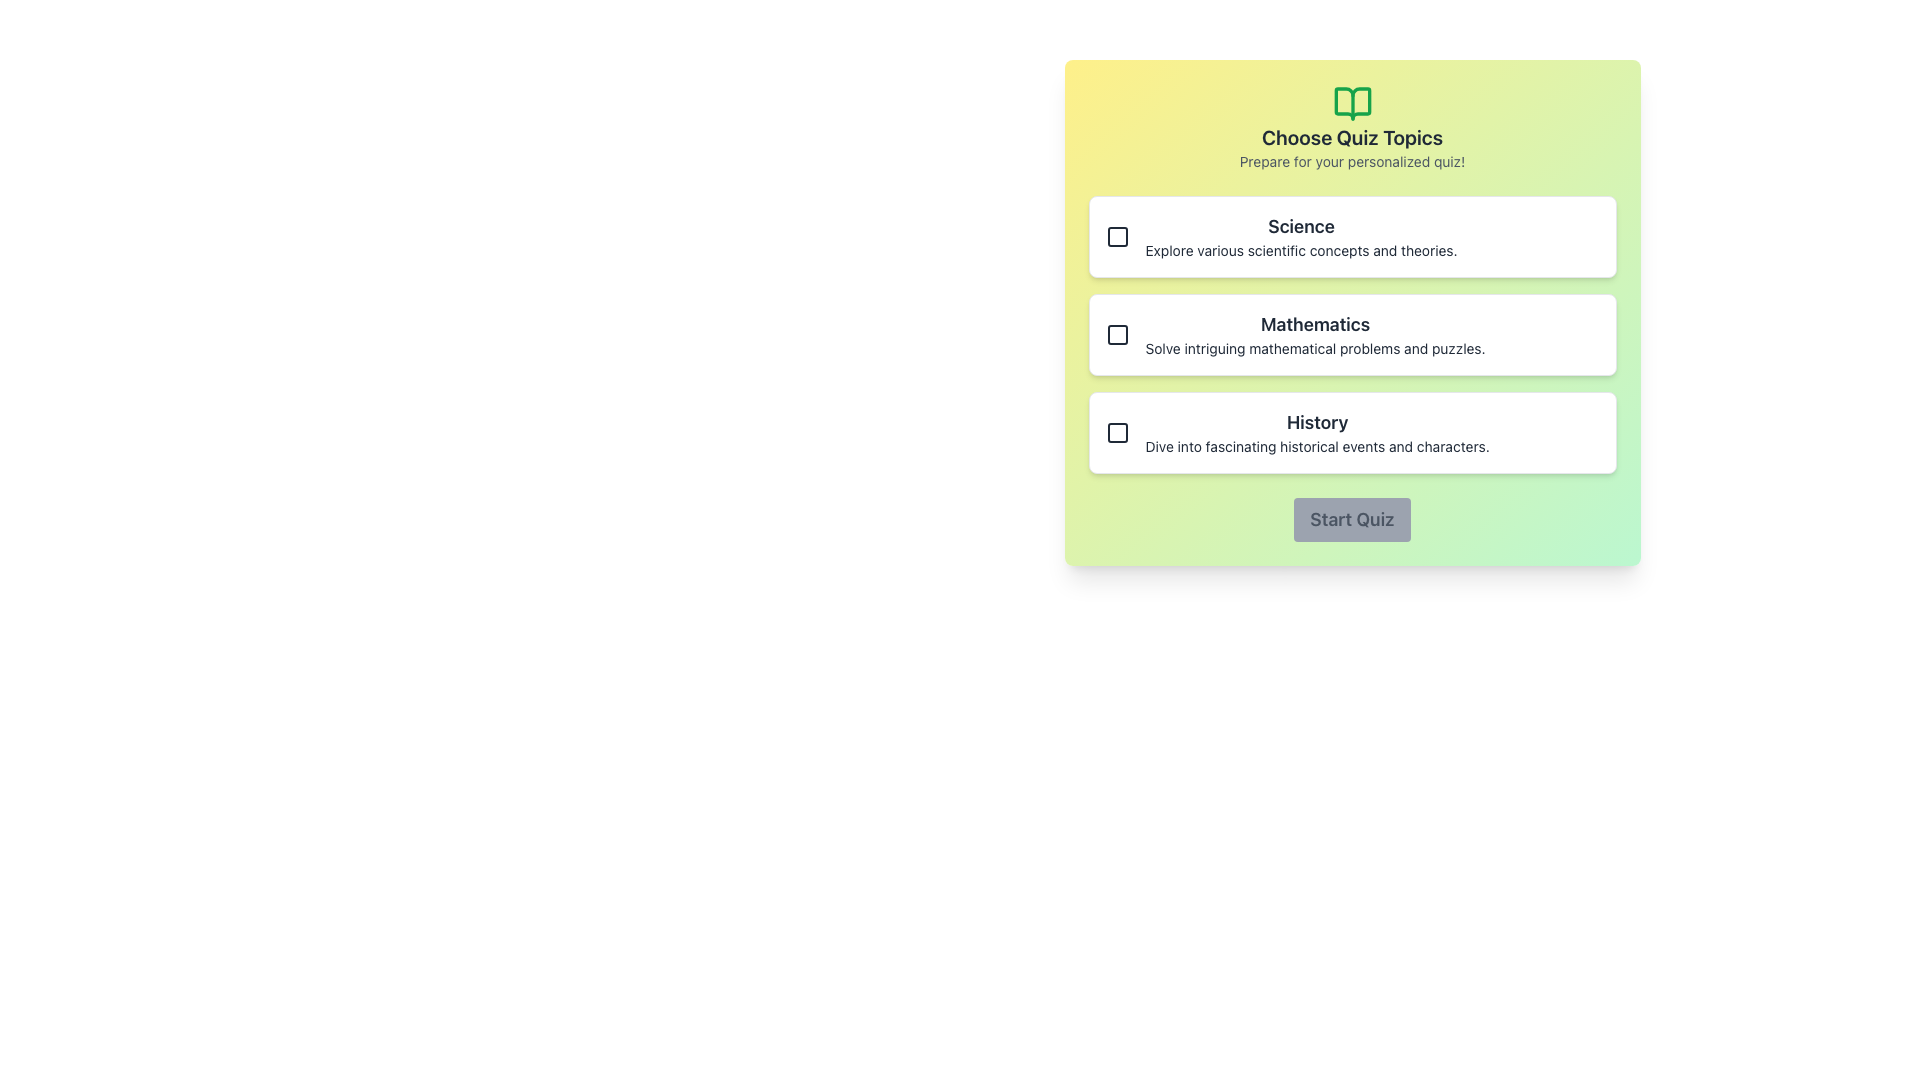 This screenshot has height=1080, width=1920. Describe the element at coordinates (1116, 235) in the screenshot. I see `the checkbox located to the left of the 'Science' quiz topic` at that location.